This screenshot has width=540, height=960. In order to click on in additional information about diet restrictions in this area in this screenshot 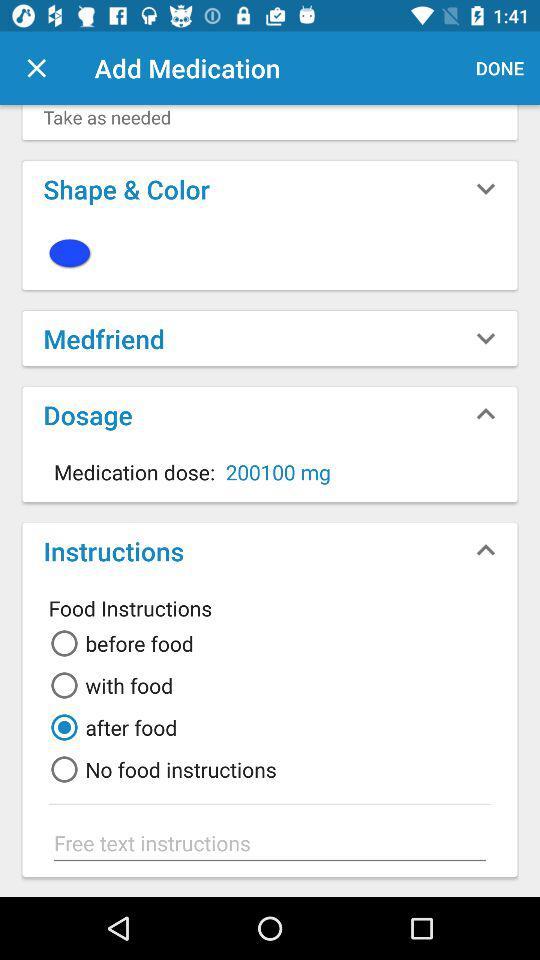, I will do `click(270, 842)`.